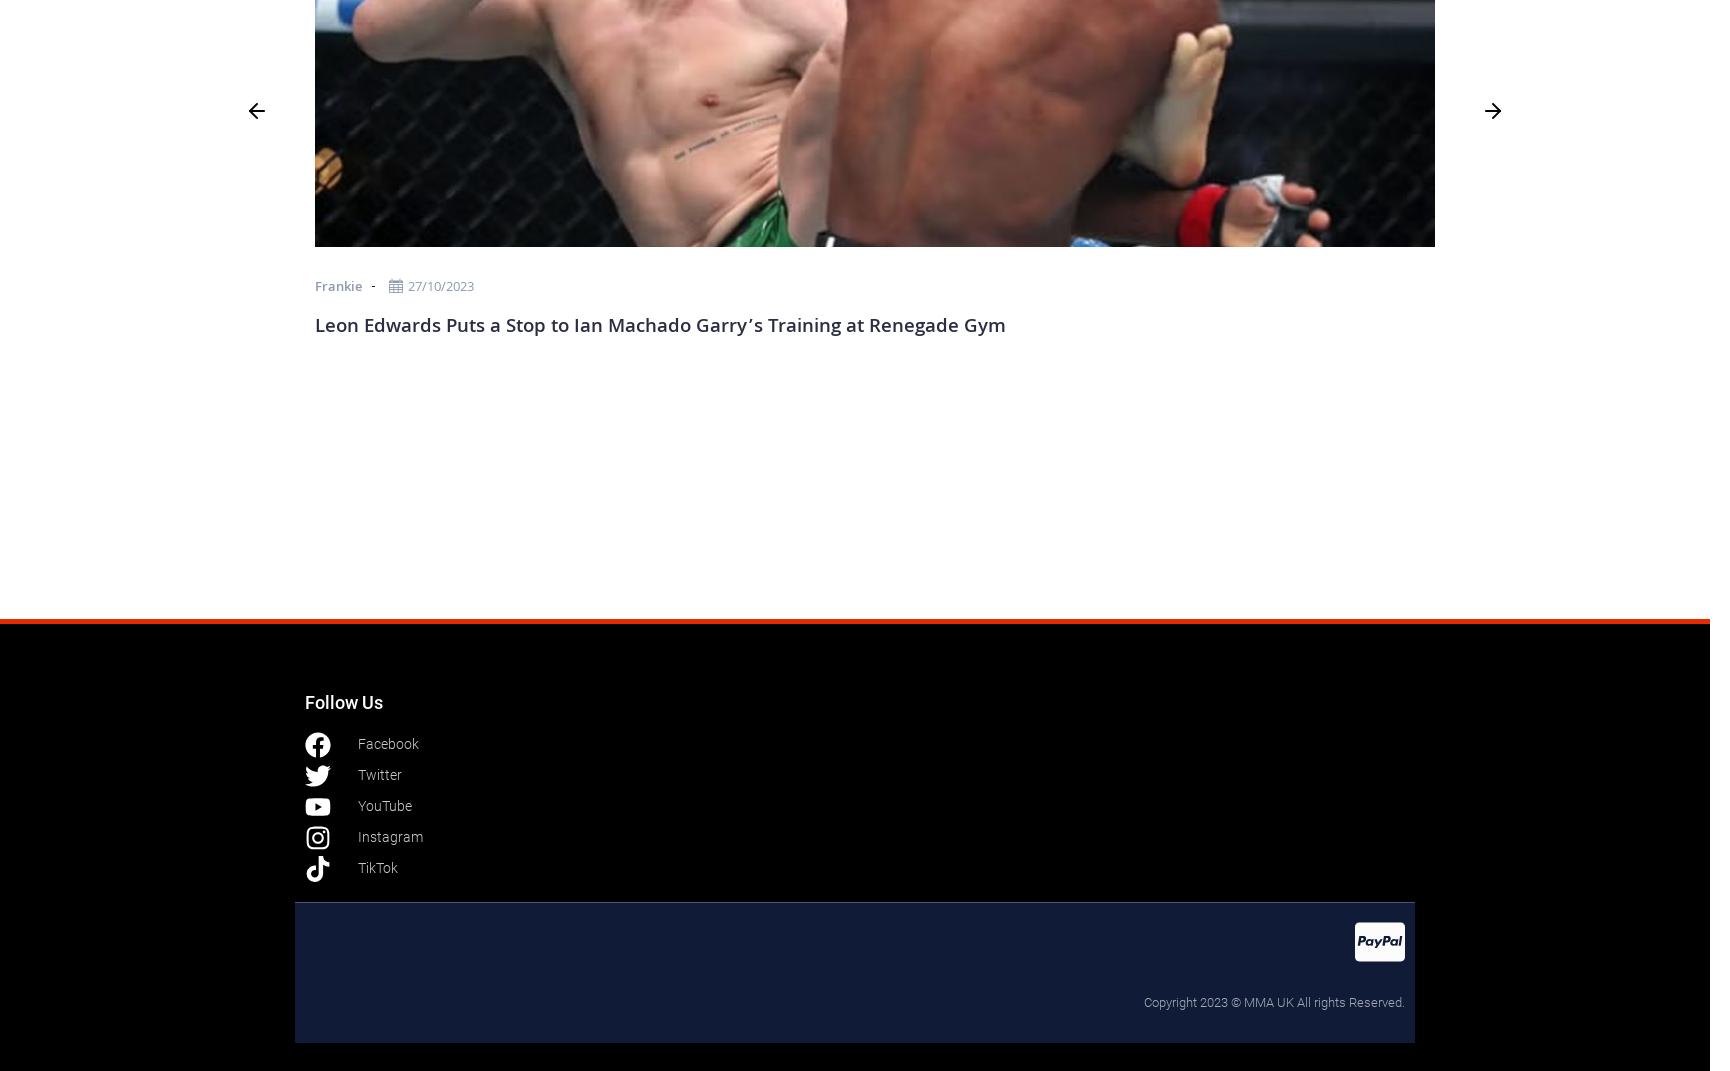 Image resolution: width=1730 pixels, height=1071 pixels. What do you see at coordinates (357, 835) in the screenshot?
I see `'Instagram'` at bounding box center [357, 835].